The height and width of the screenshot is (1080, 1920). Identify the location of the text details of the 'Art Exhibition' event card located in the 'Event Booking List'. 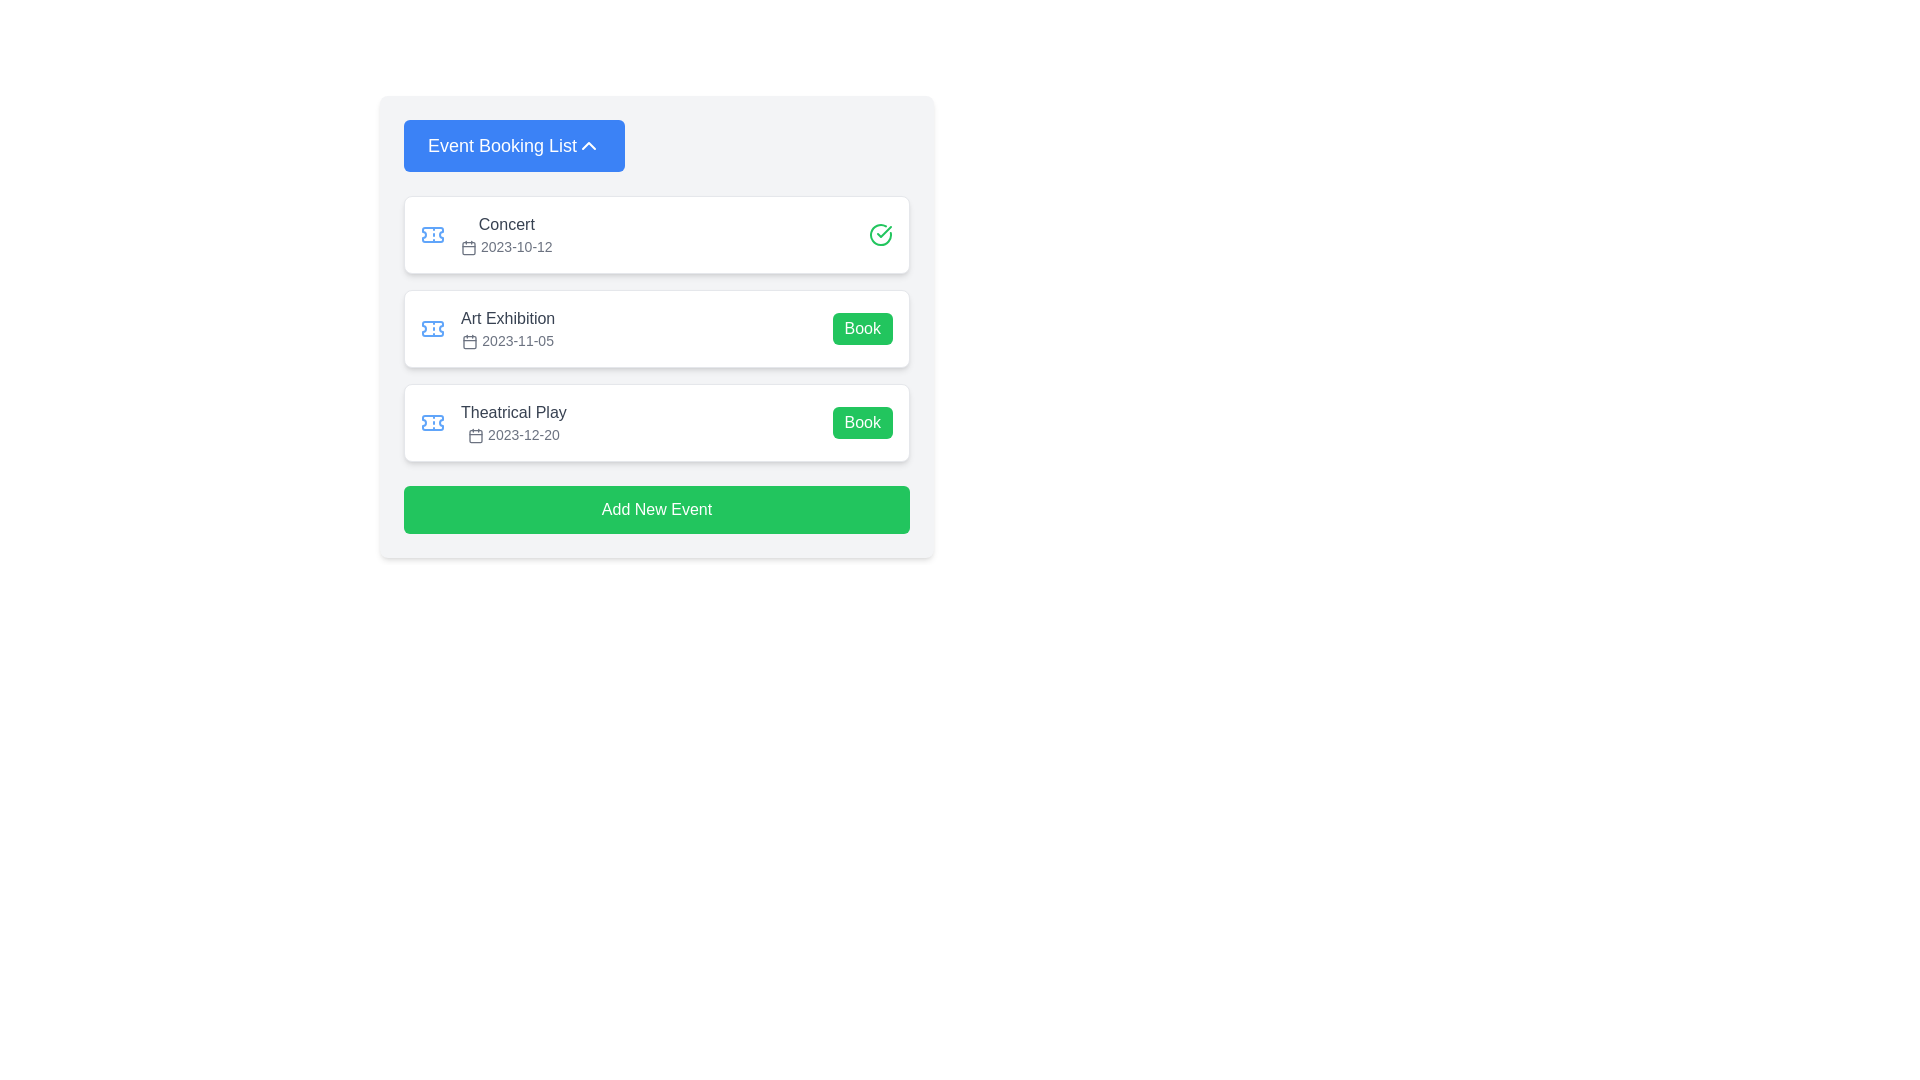
(657, 316).